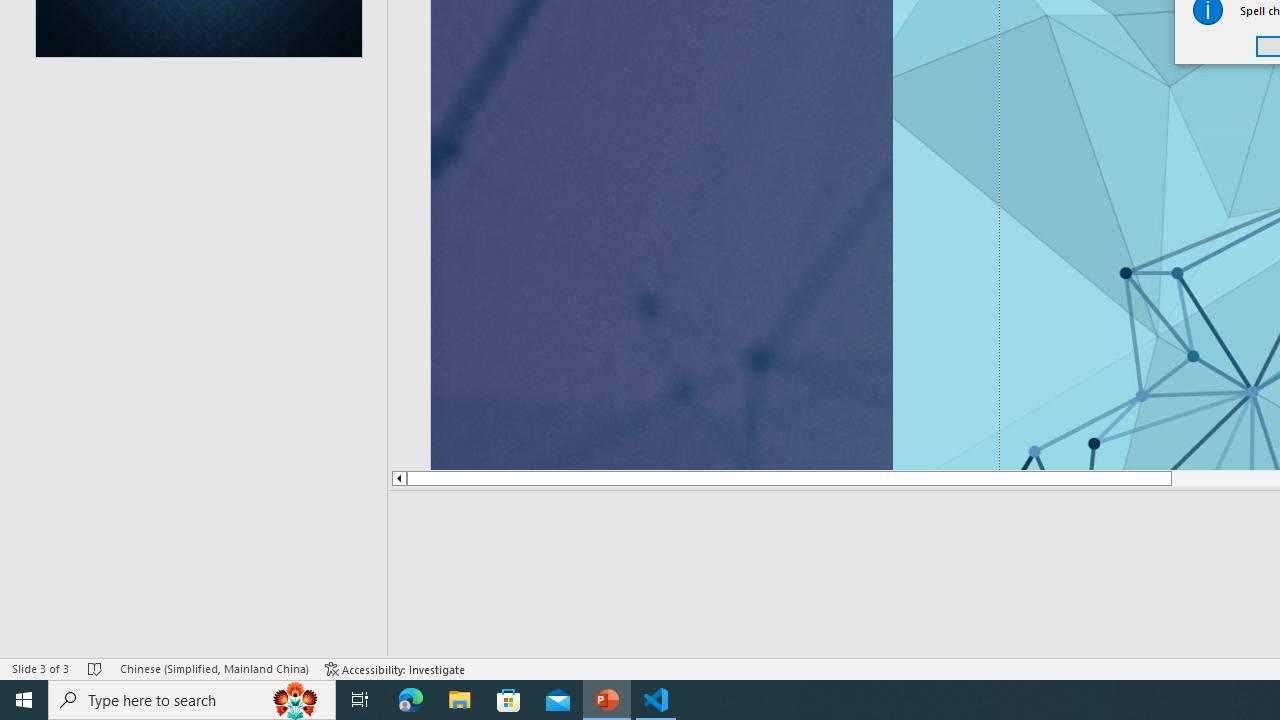 The width and height of the screenshot is (1280, 720). Describe the element at coordinates (606, 698) in the screenshot. I see `'PowerPoint - 1 running window'` at that location.